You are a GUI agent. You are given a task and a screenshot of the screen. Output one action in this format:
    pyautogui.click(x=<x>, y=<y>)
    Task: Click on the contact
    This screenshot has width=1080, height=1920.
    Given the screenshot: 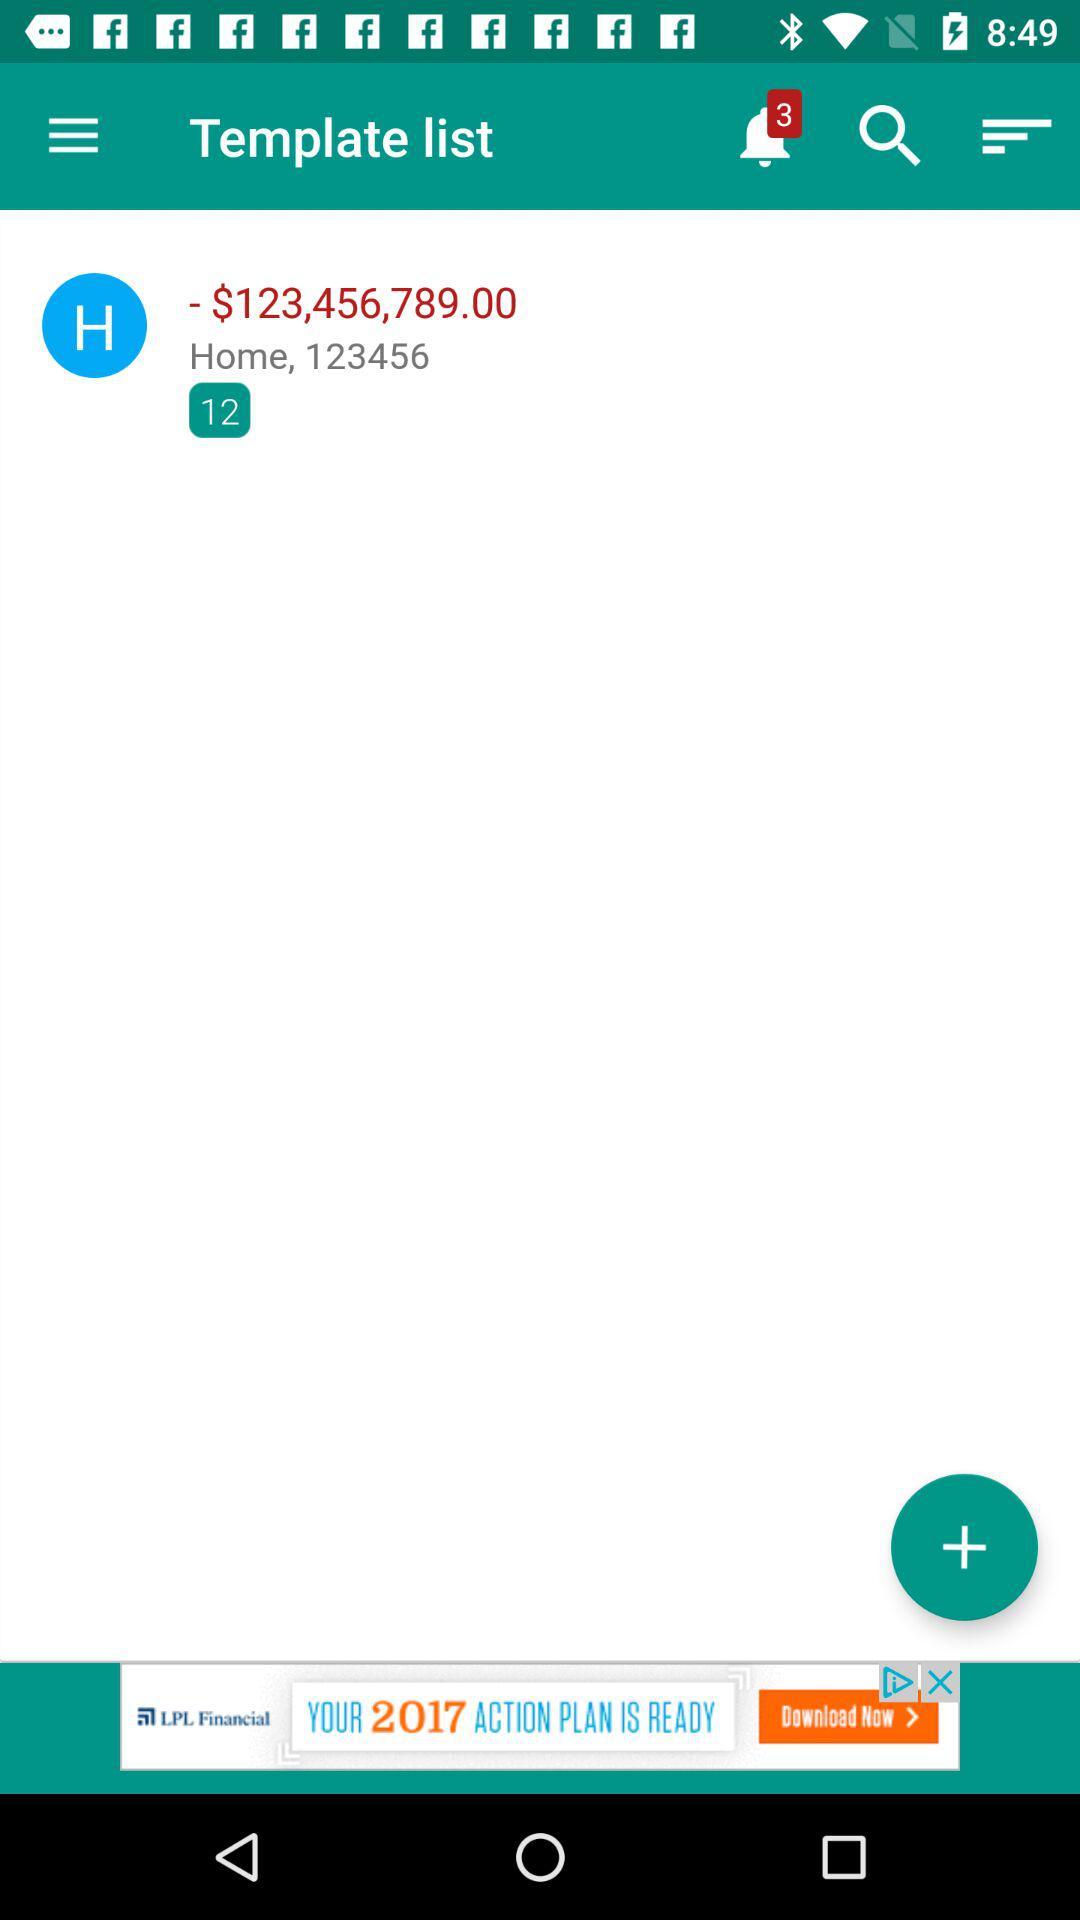 What is the action you would take?
    pyautogui.click(x=963, y=1546)
    